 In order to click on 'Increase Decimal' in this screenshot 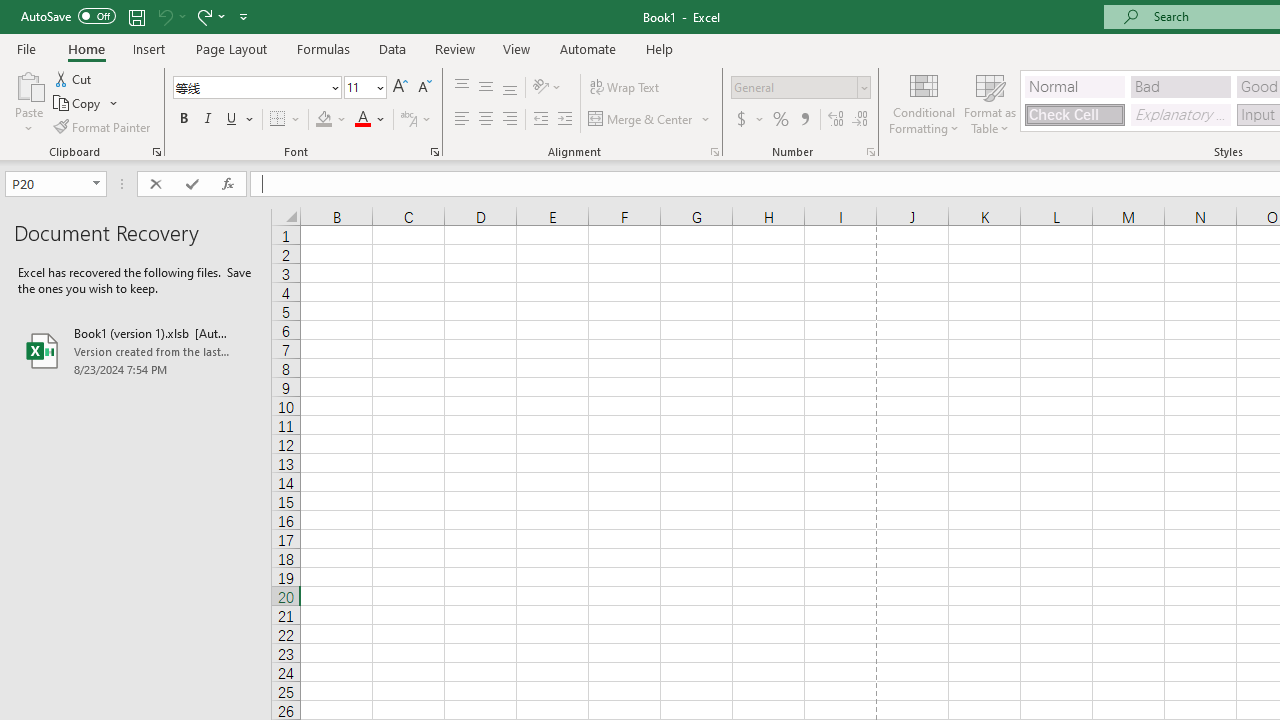, I will do `click(836, 119)`.